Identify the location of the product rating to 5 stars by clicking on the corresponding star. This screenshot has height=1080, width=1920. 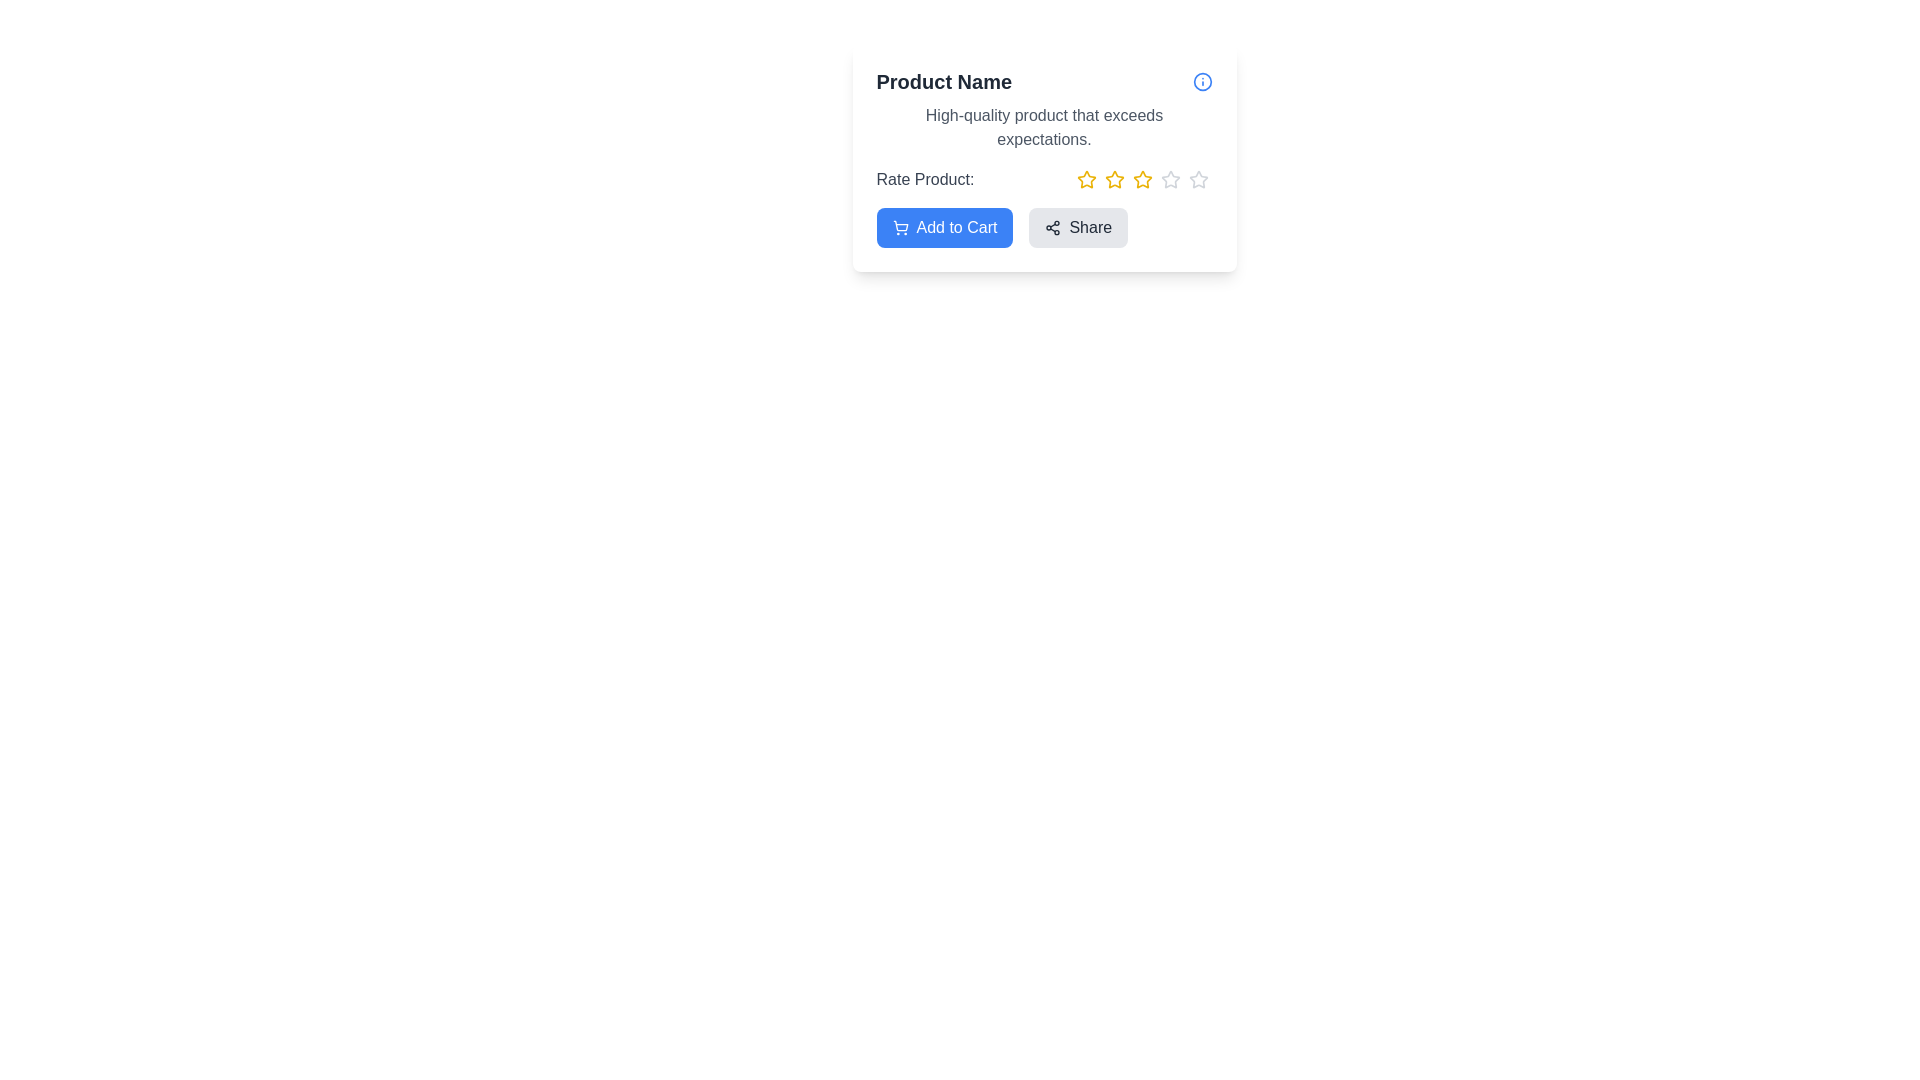
(1198, 180).